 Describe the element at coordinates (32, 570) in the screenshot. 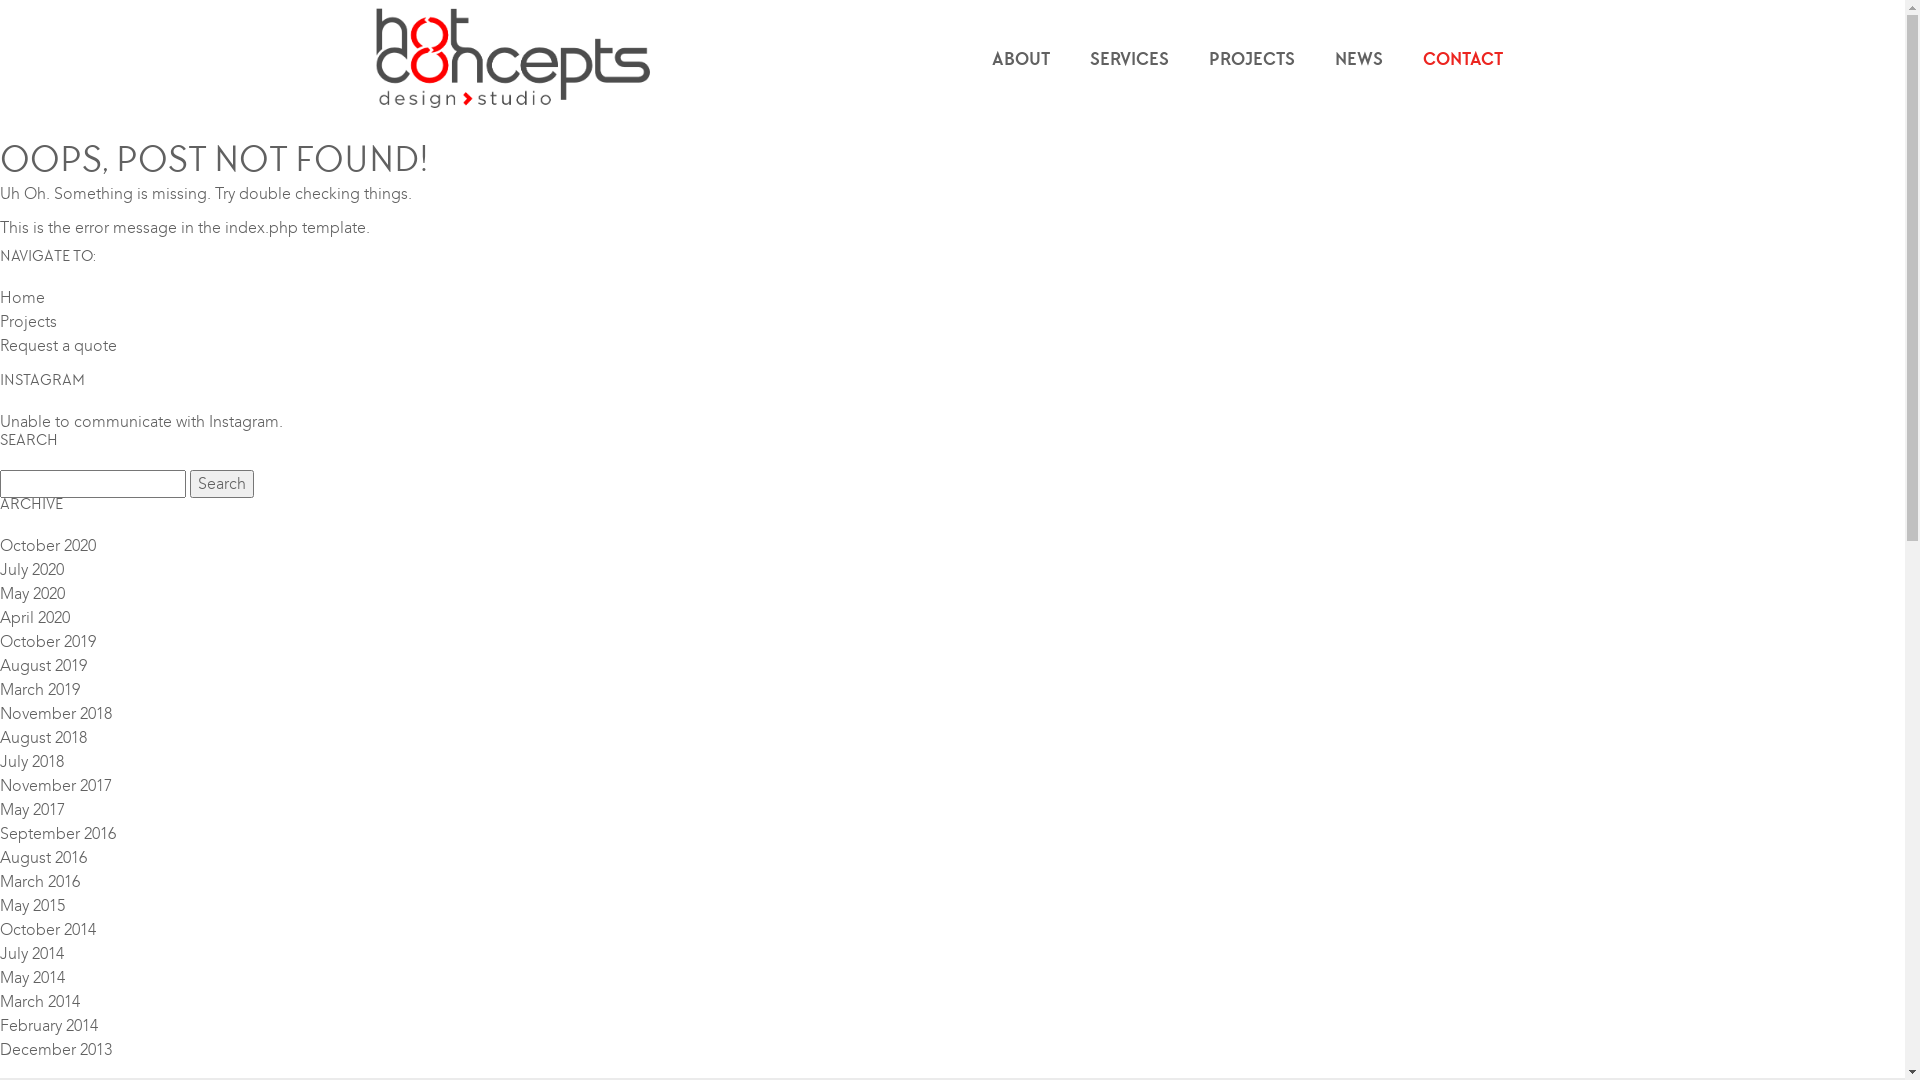

I see `'July 2020'` at that location.